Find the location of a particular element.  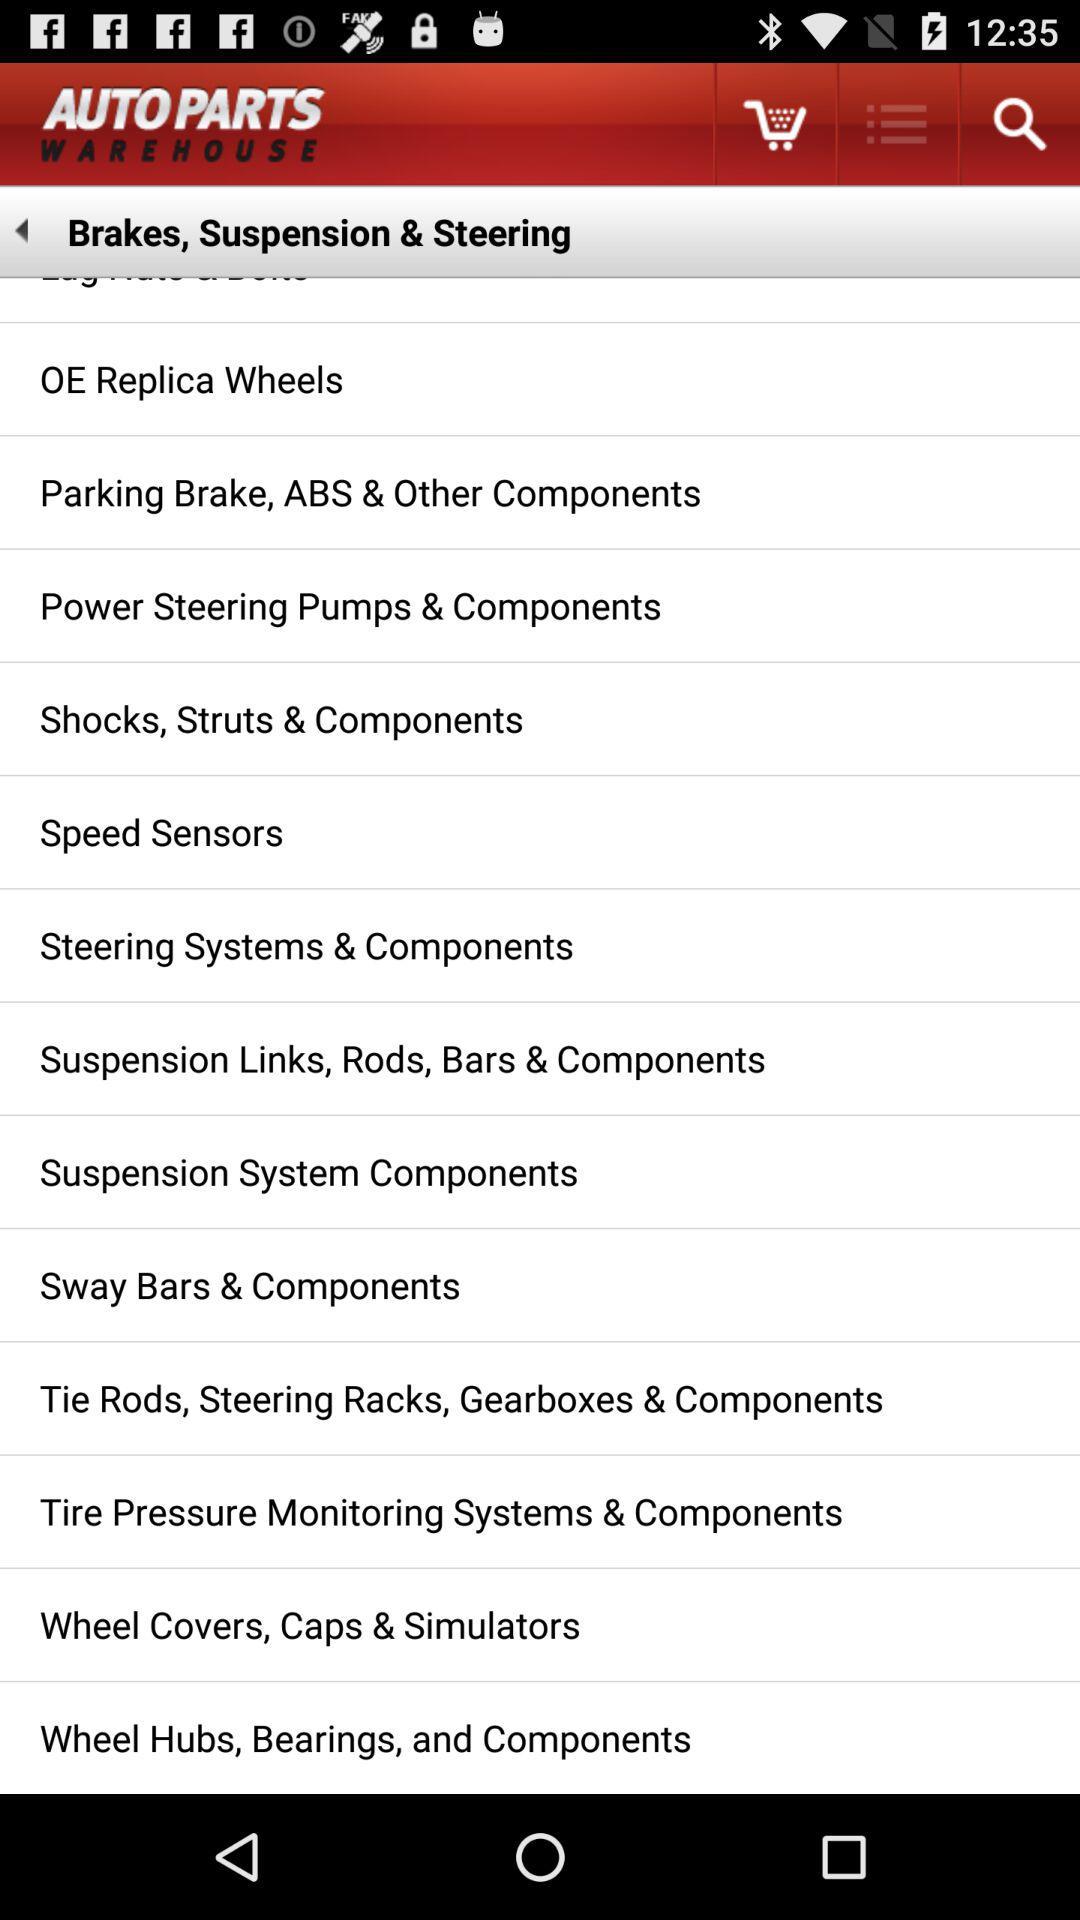

the cart icon is located at coordinates (773, 131).